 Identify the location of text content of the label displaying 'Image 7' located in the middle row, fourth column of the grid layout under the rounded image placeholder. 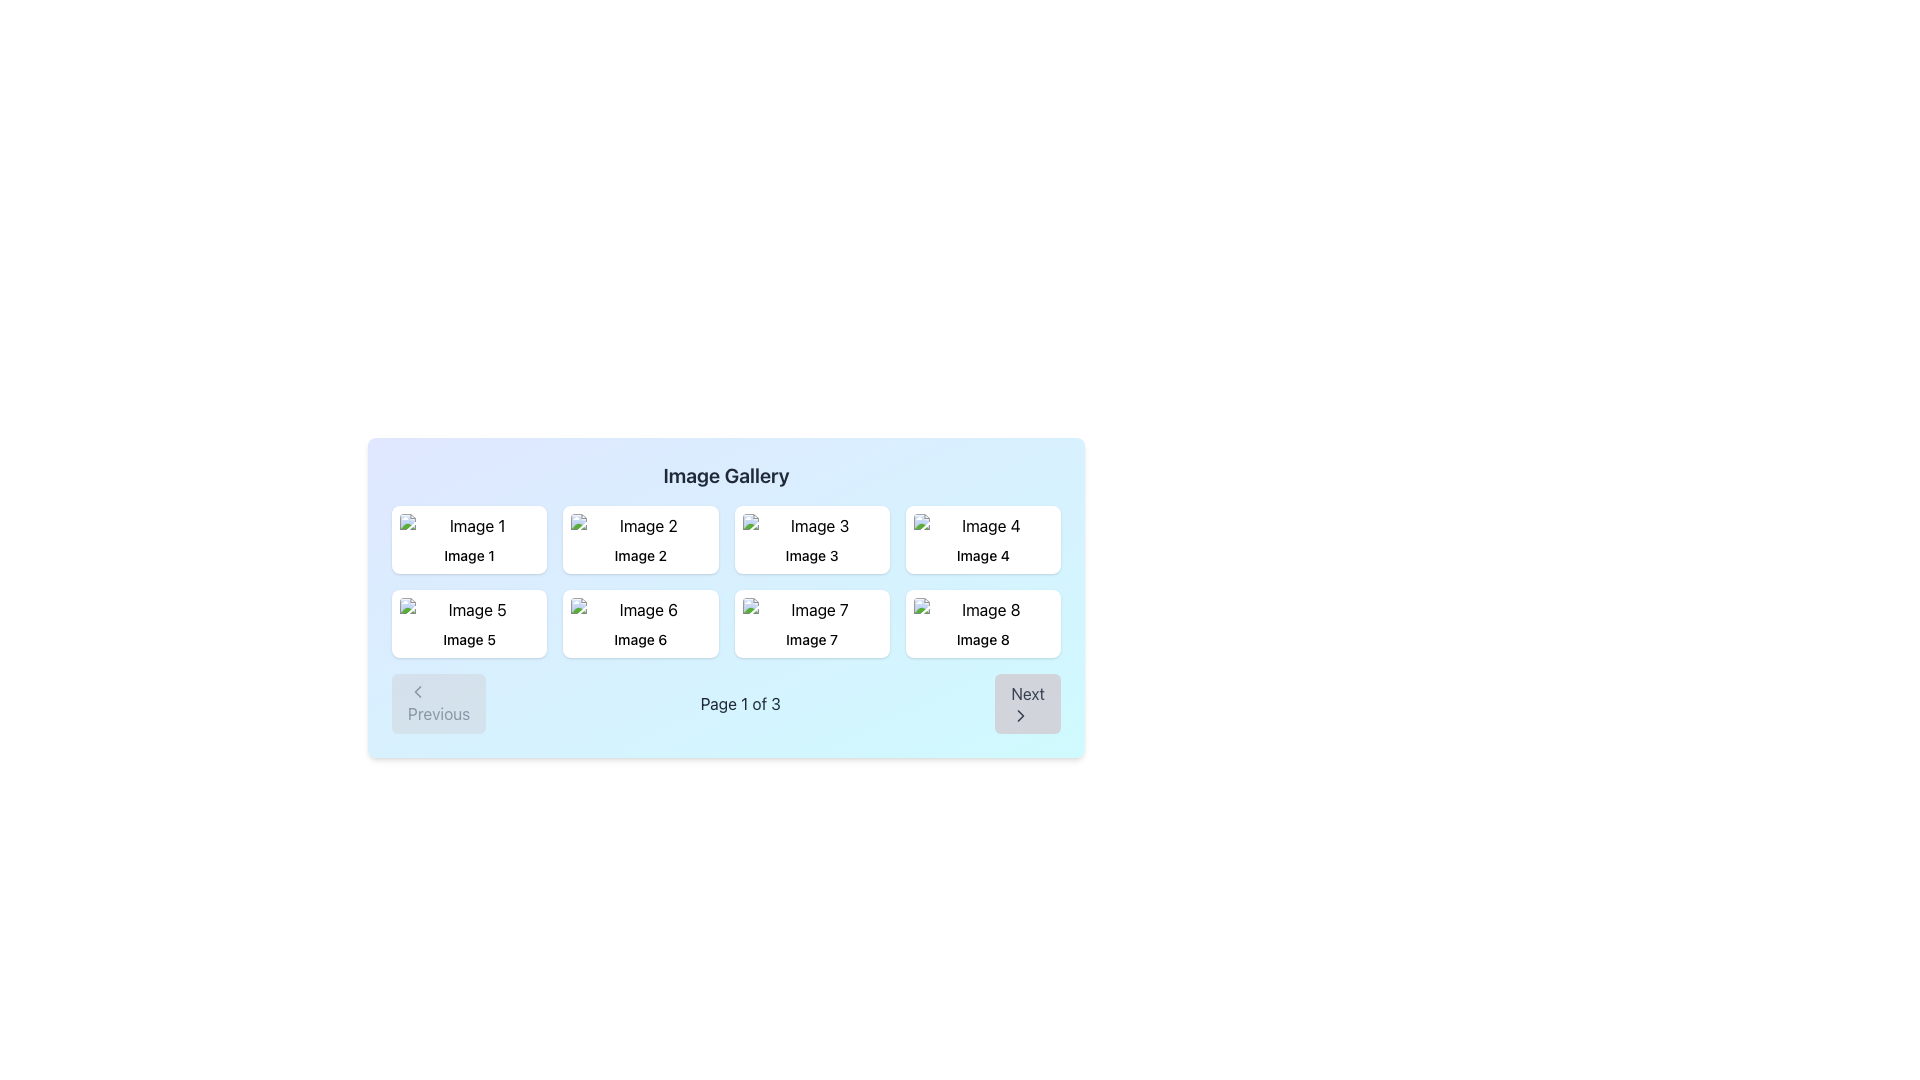
(812, 640).